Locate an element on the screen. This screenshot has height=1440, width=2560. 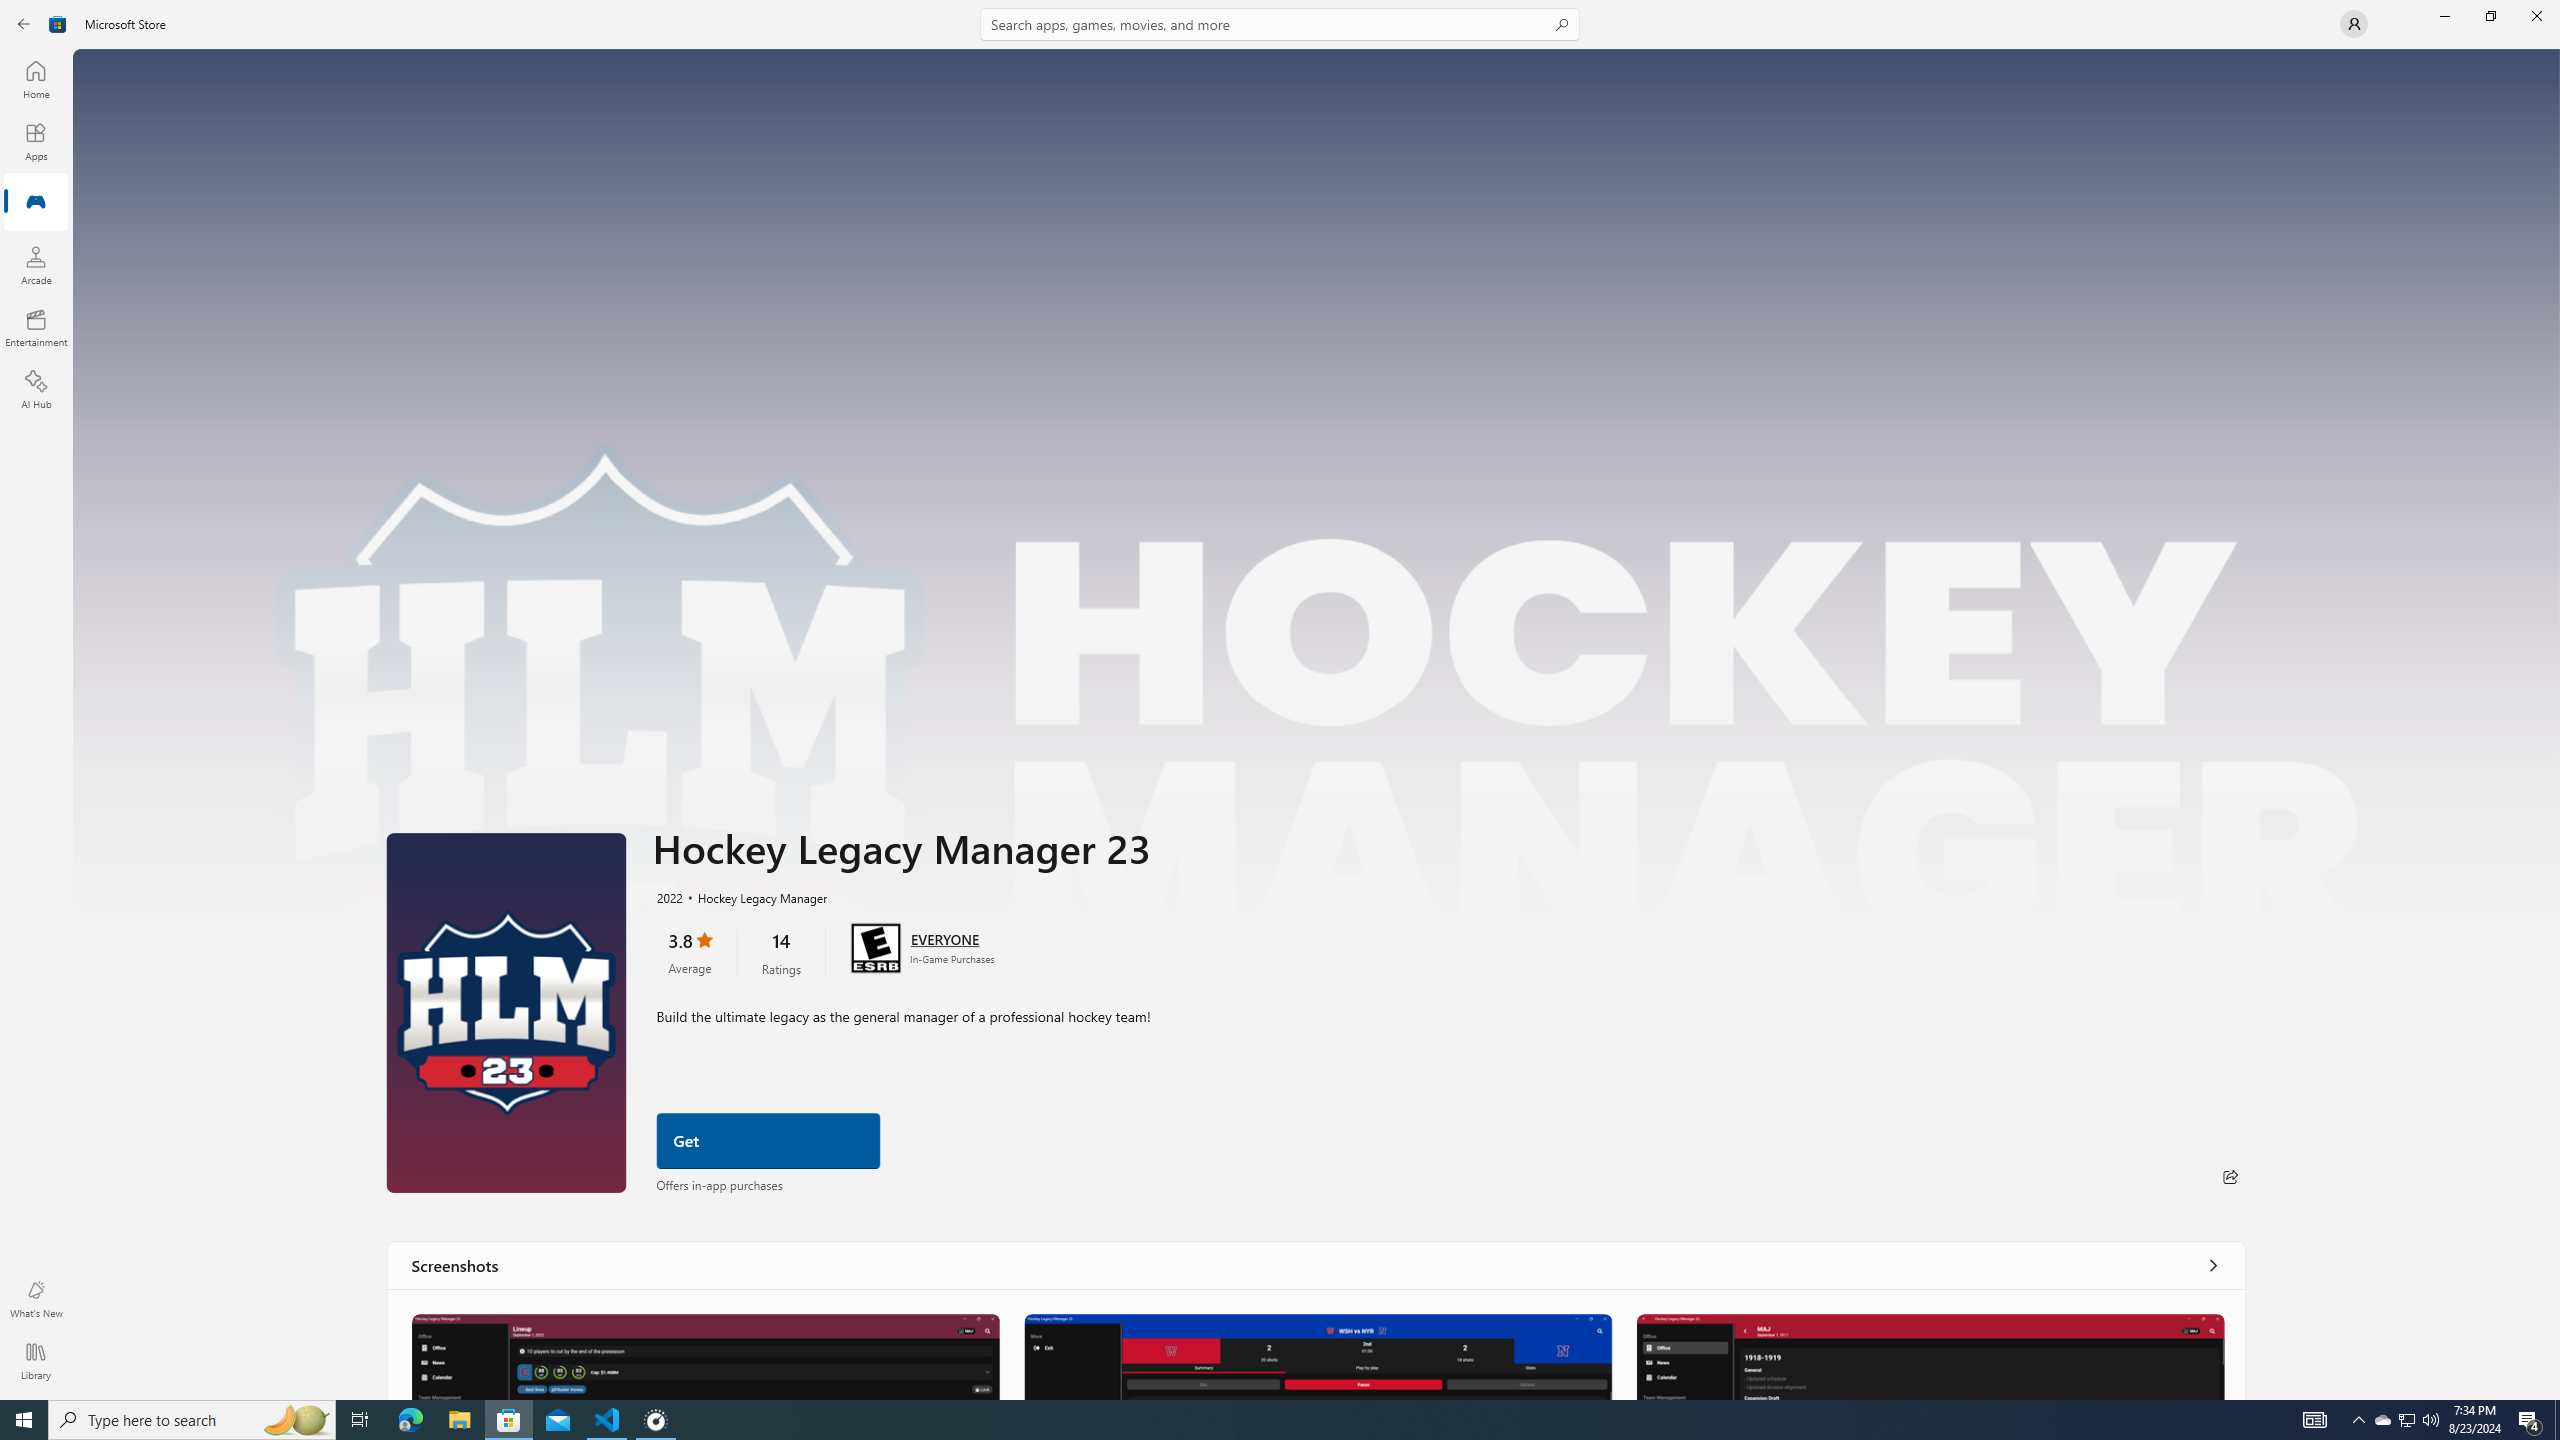
'Search' is located at coordinates (1280, 23).